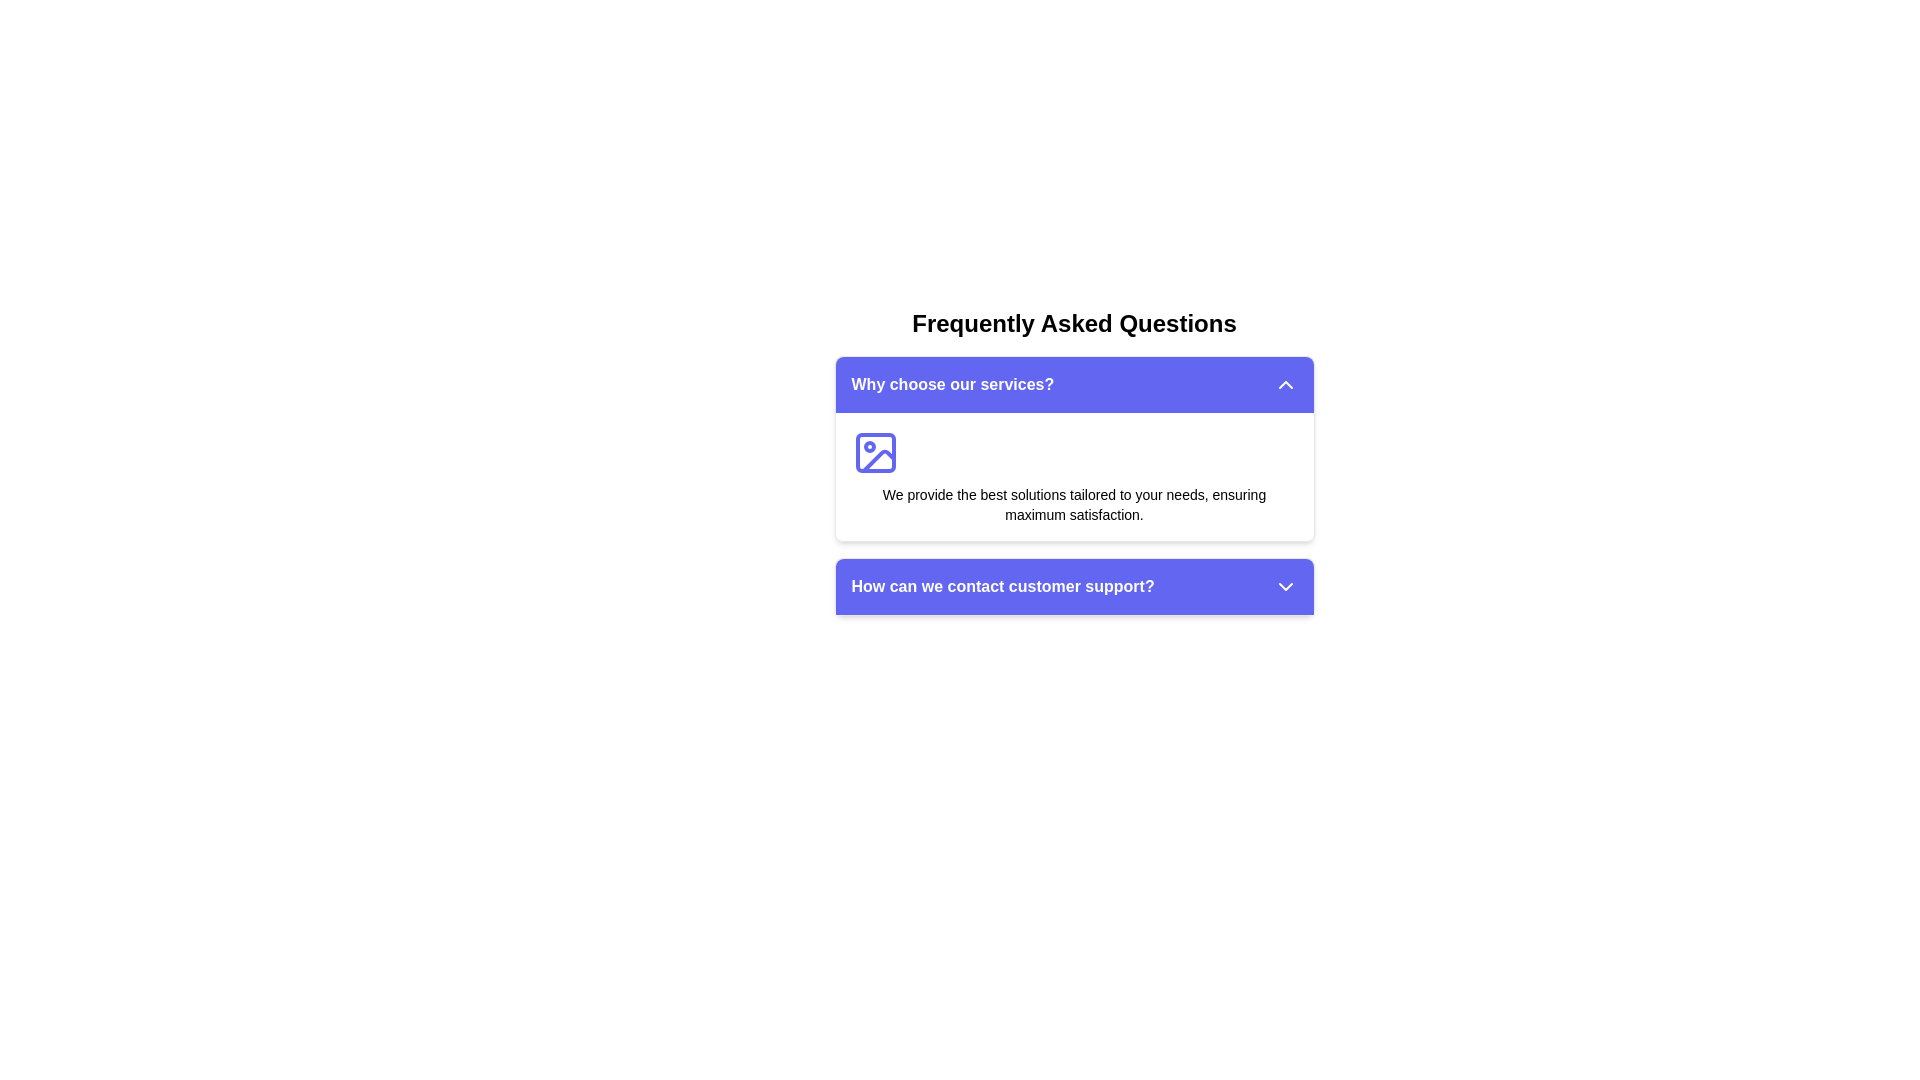 The width and height of the screenshot is (1920, 1080). I want to click on the Chevron icon located at the far-right end of the purple header bar labeled 'Why choose our services?', so click(1285, 385).